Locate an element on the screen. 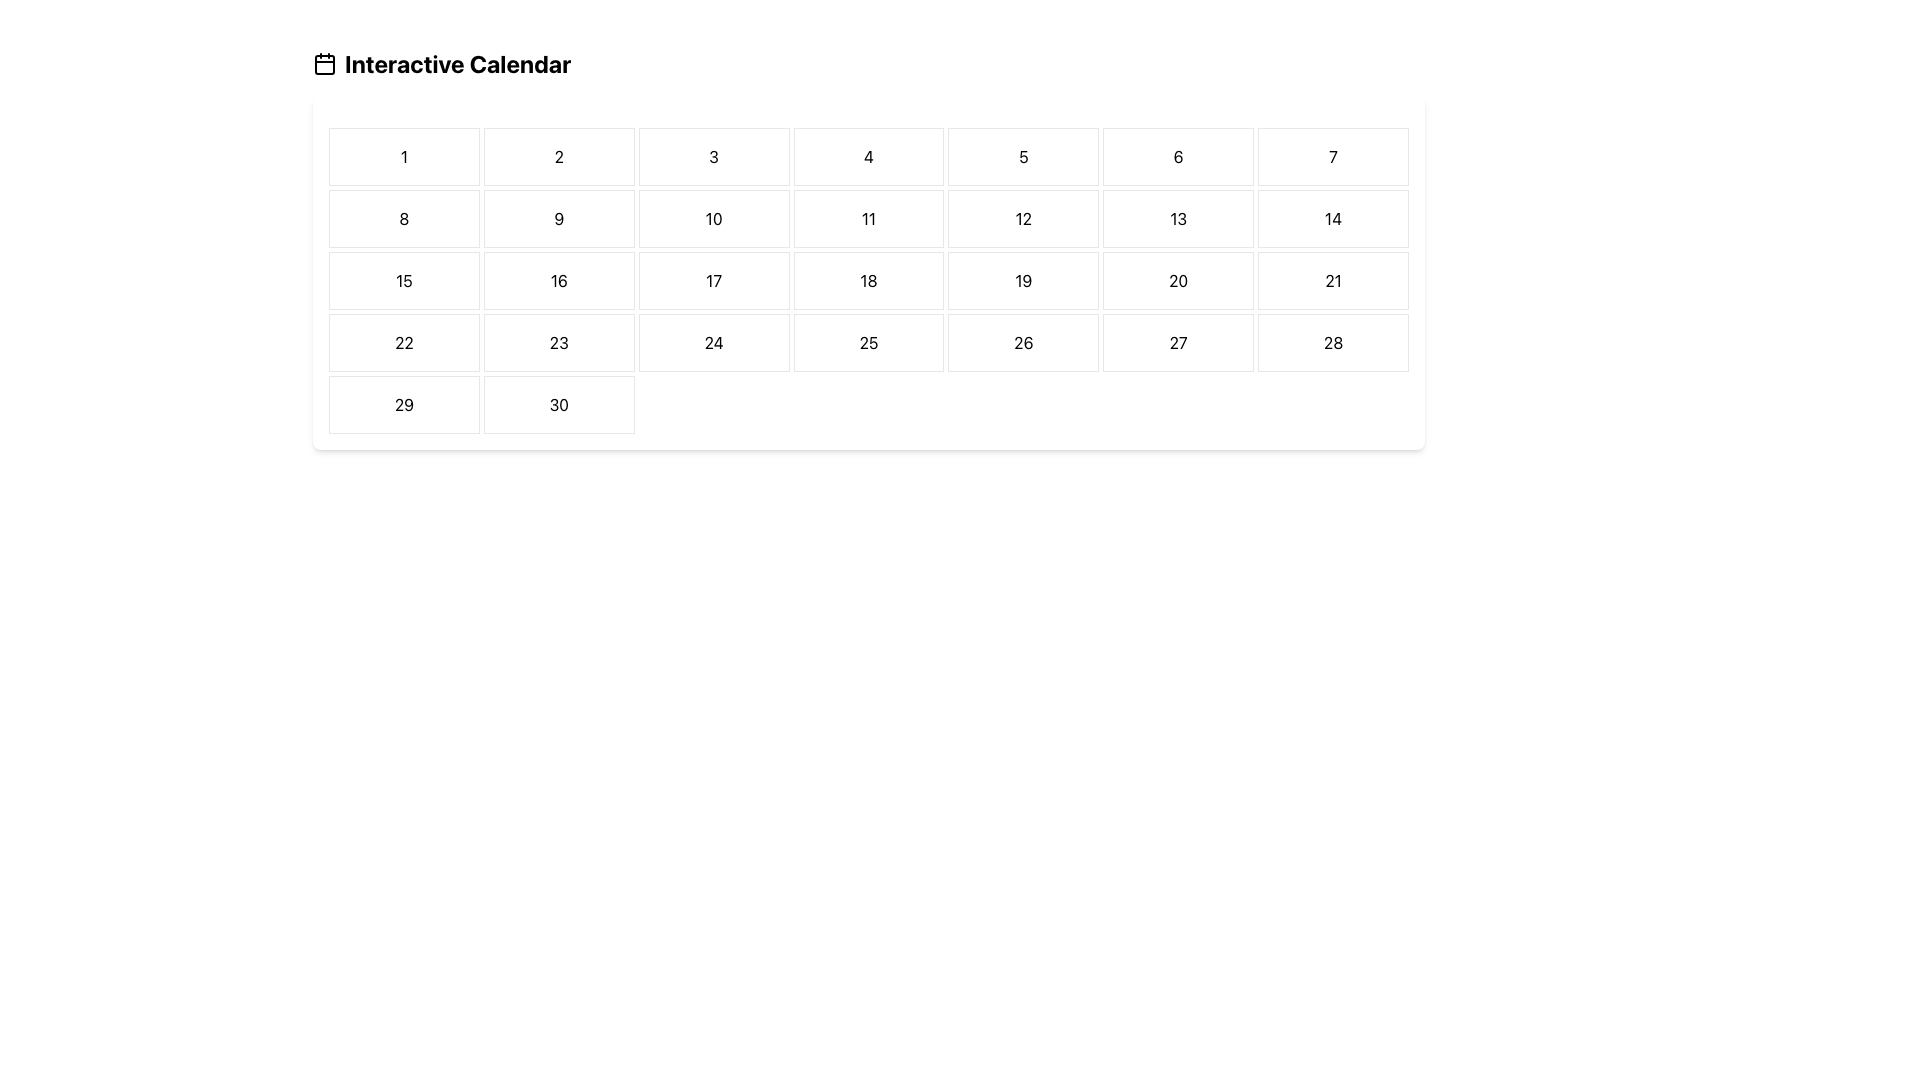 The height and width of the screenshot is (1080, 1920). the interactive box containing the text '15' is located at coordinates (403, 281).